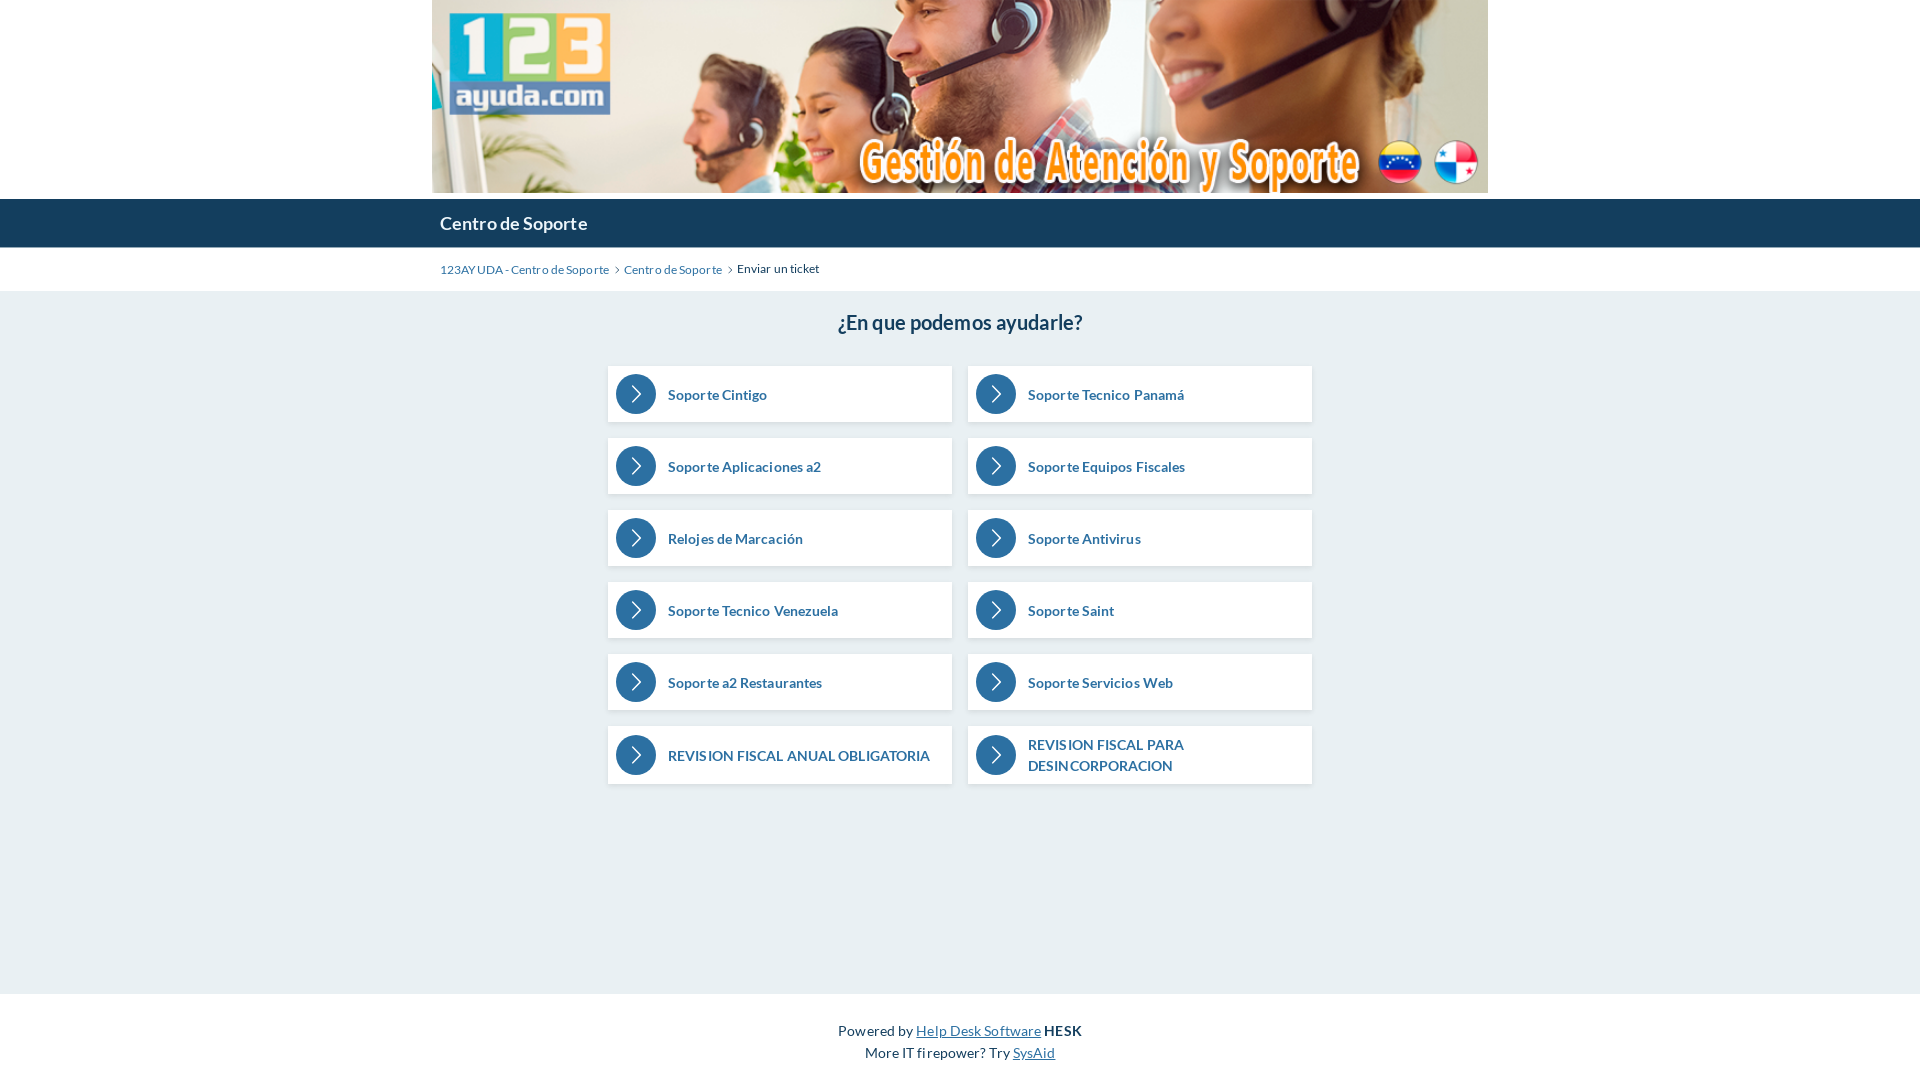  Describe the element at coordinates (978, 1030) in the screenshot. I see `'Help Desk Software'` at that location.